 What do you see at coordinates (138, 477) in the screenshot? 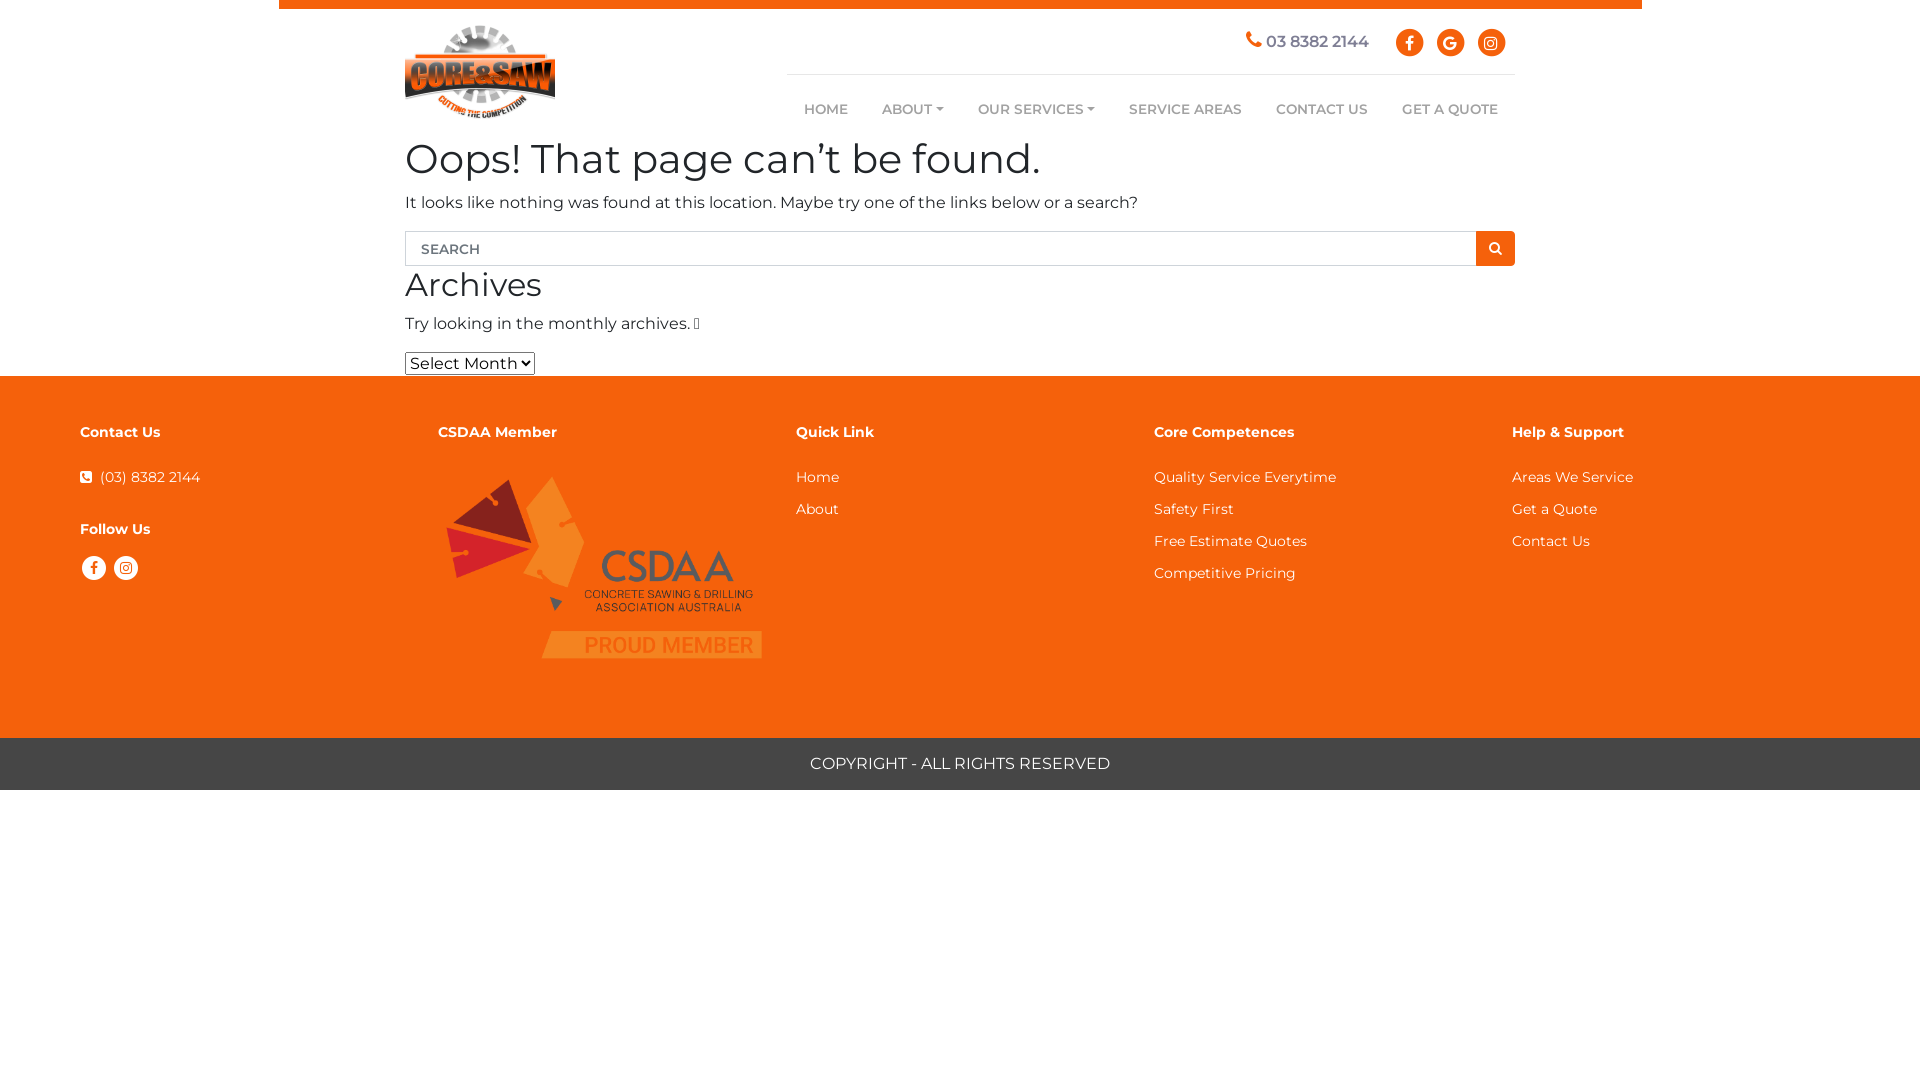
I see `'(03) 8382 2144'` at bounding box center [138, 477].